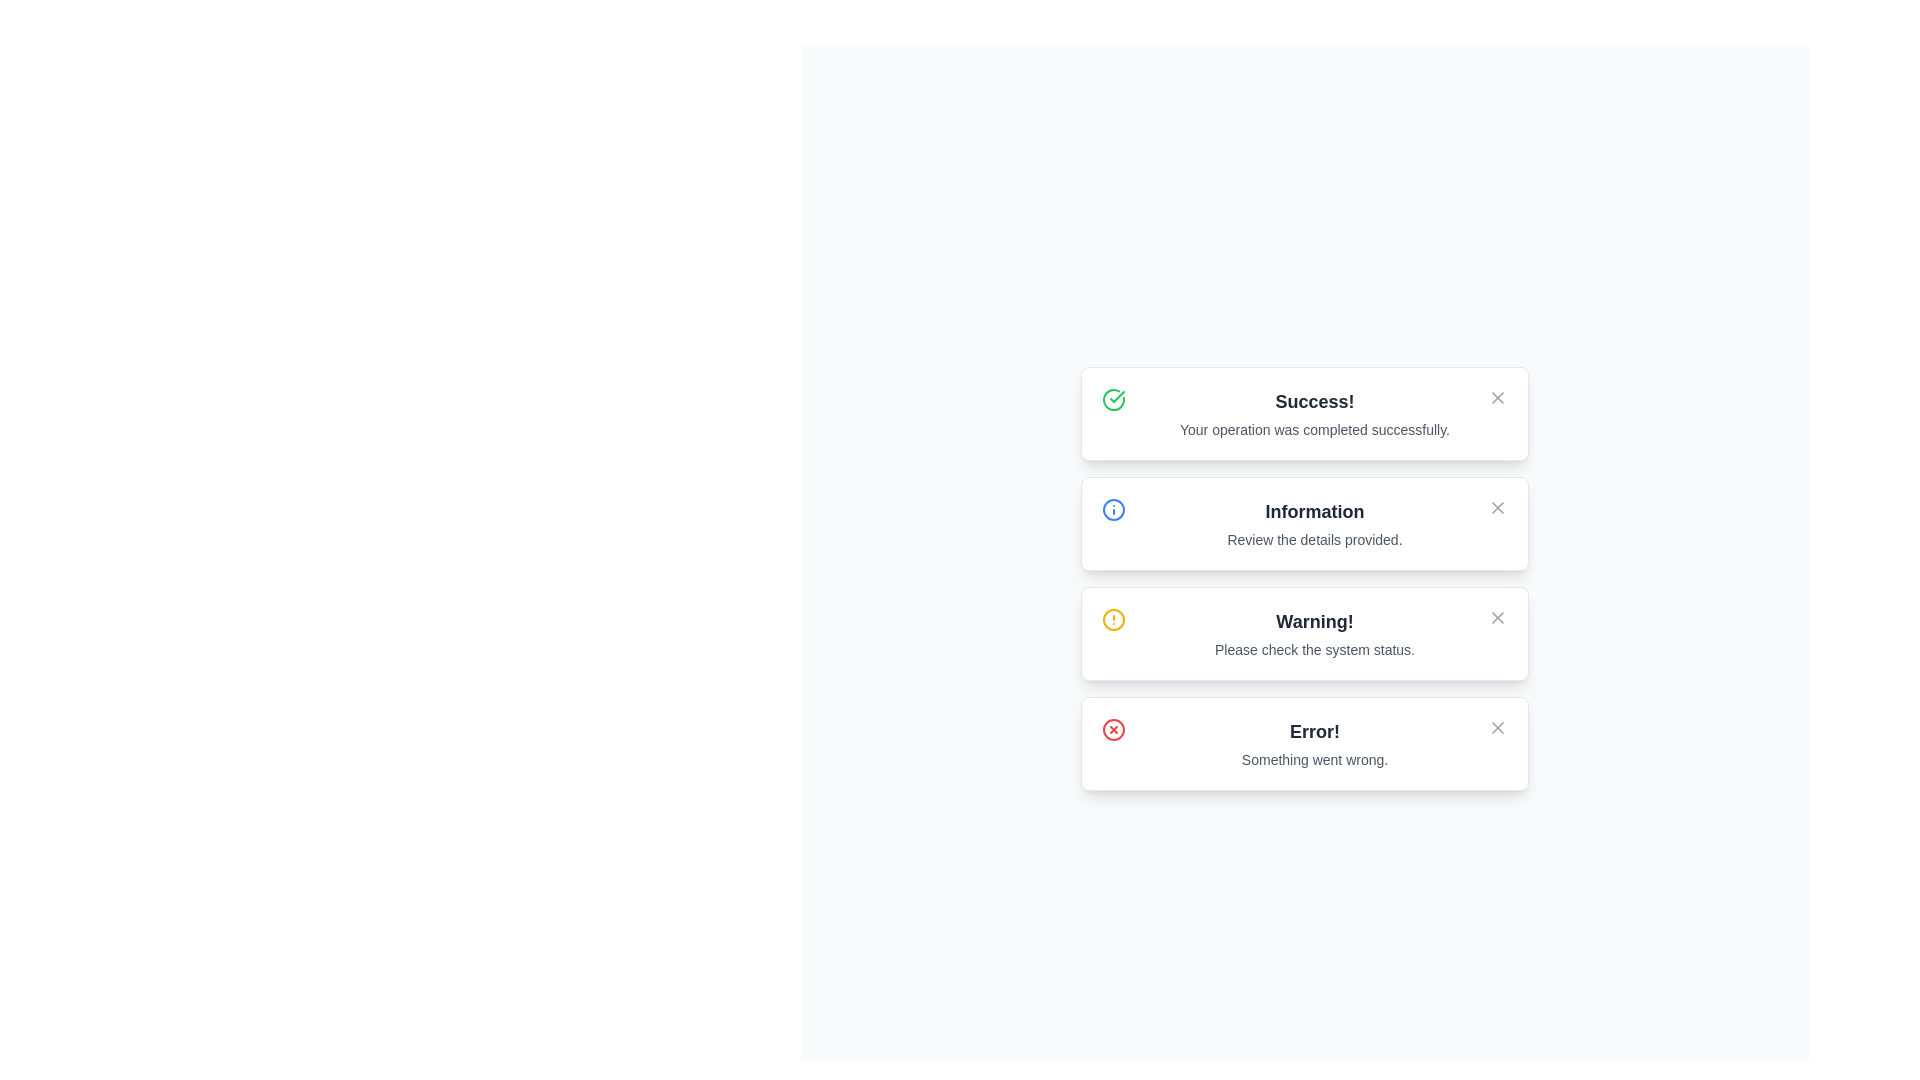  I want to click on text element that serves as the title for the error message in the fourth notification card, which alerts the user to an error, so click(1315, 732).